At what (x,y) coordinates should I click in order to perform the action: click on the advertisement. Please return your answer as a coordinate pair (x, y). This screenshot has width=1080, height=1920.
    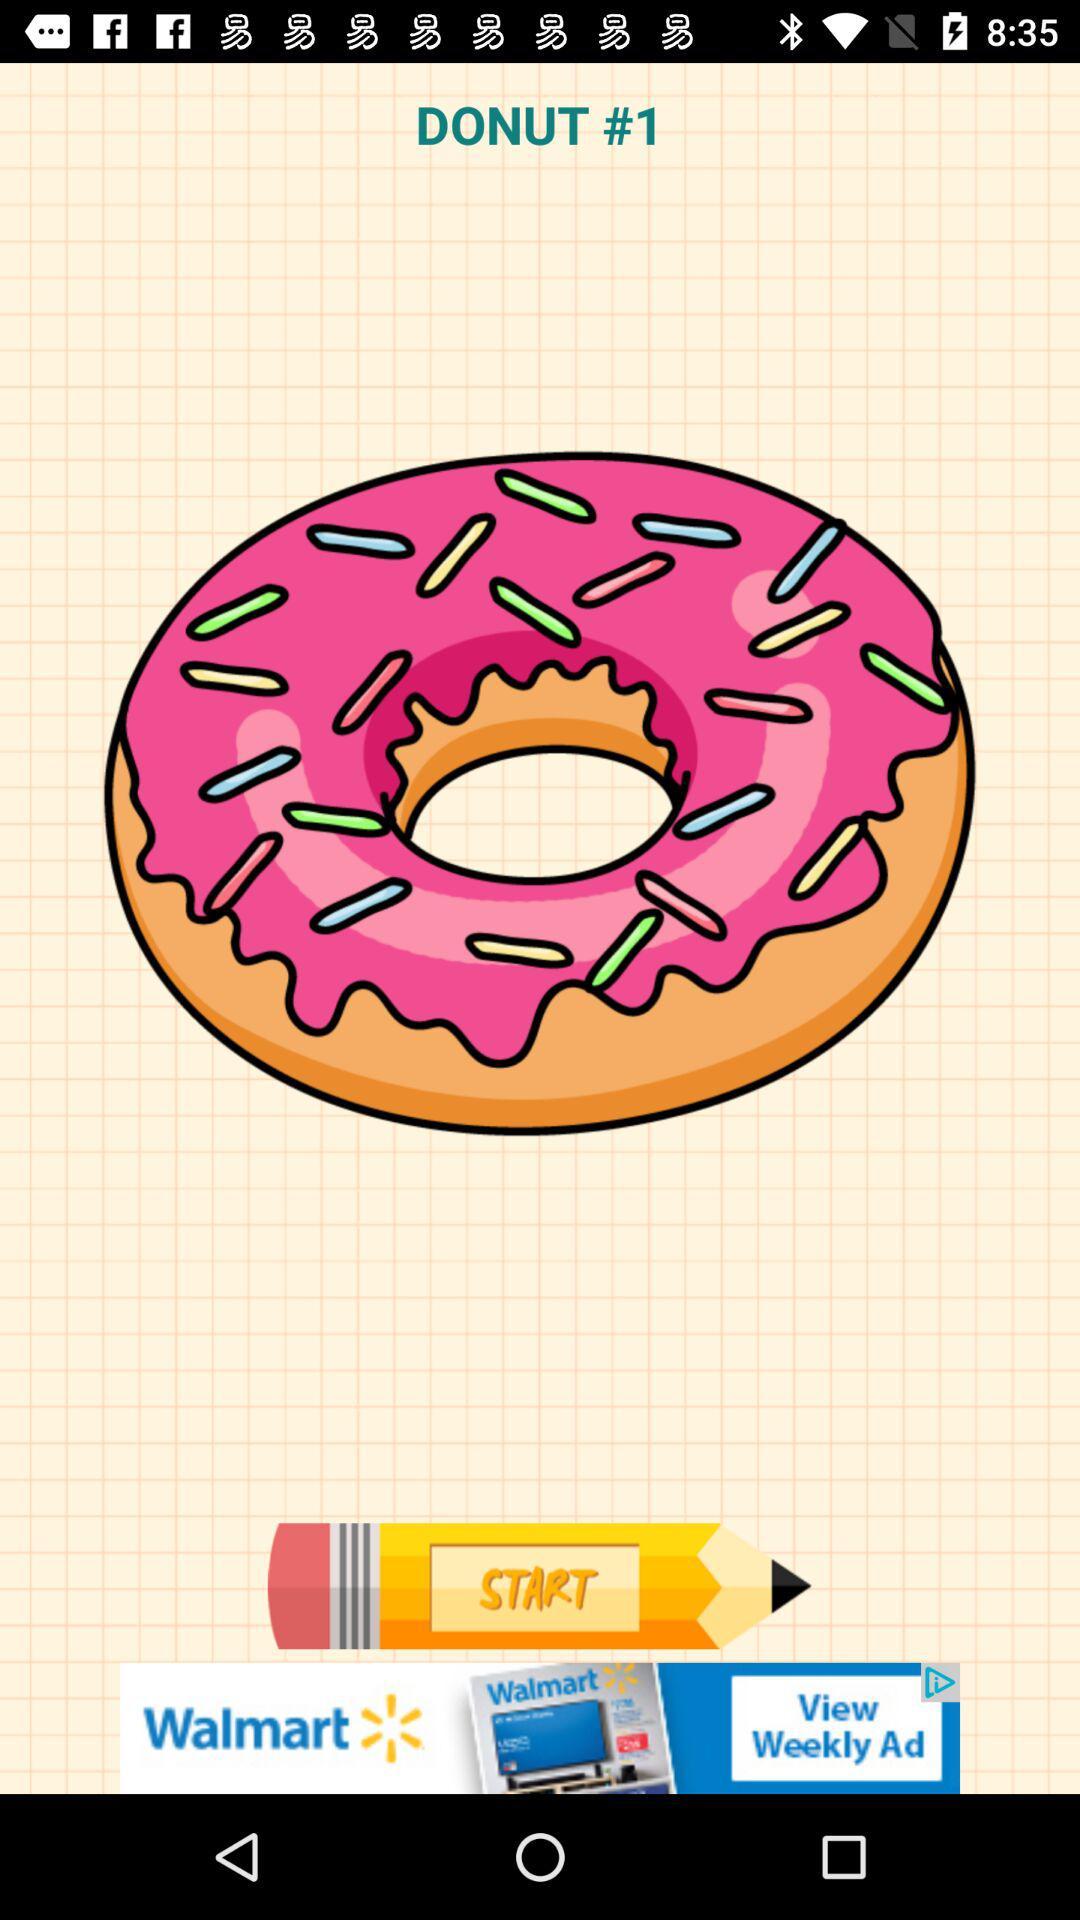
    Looking at the image, I should click on (540, 1727).